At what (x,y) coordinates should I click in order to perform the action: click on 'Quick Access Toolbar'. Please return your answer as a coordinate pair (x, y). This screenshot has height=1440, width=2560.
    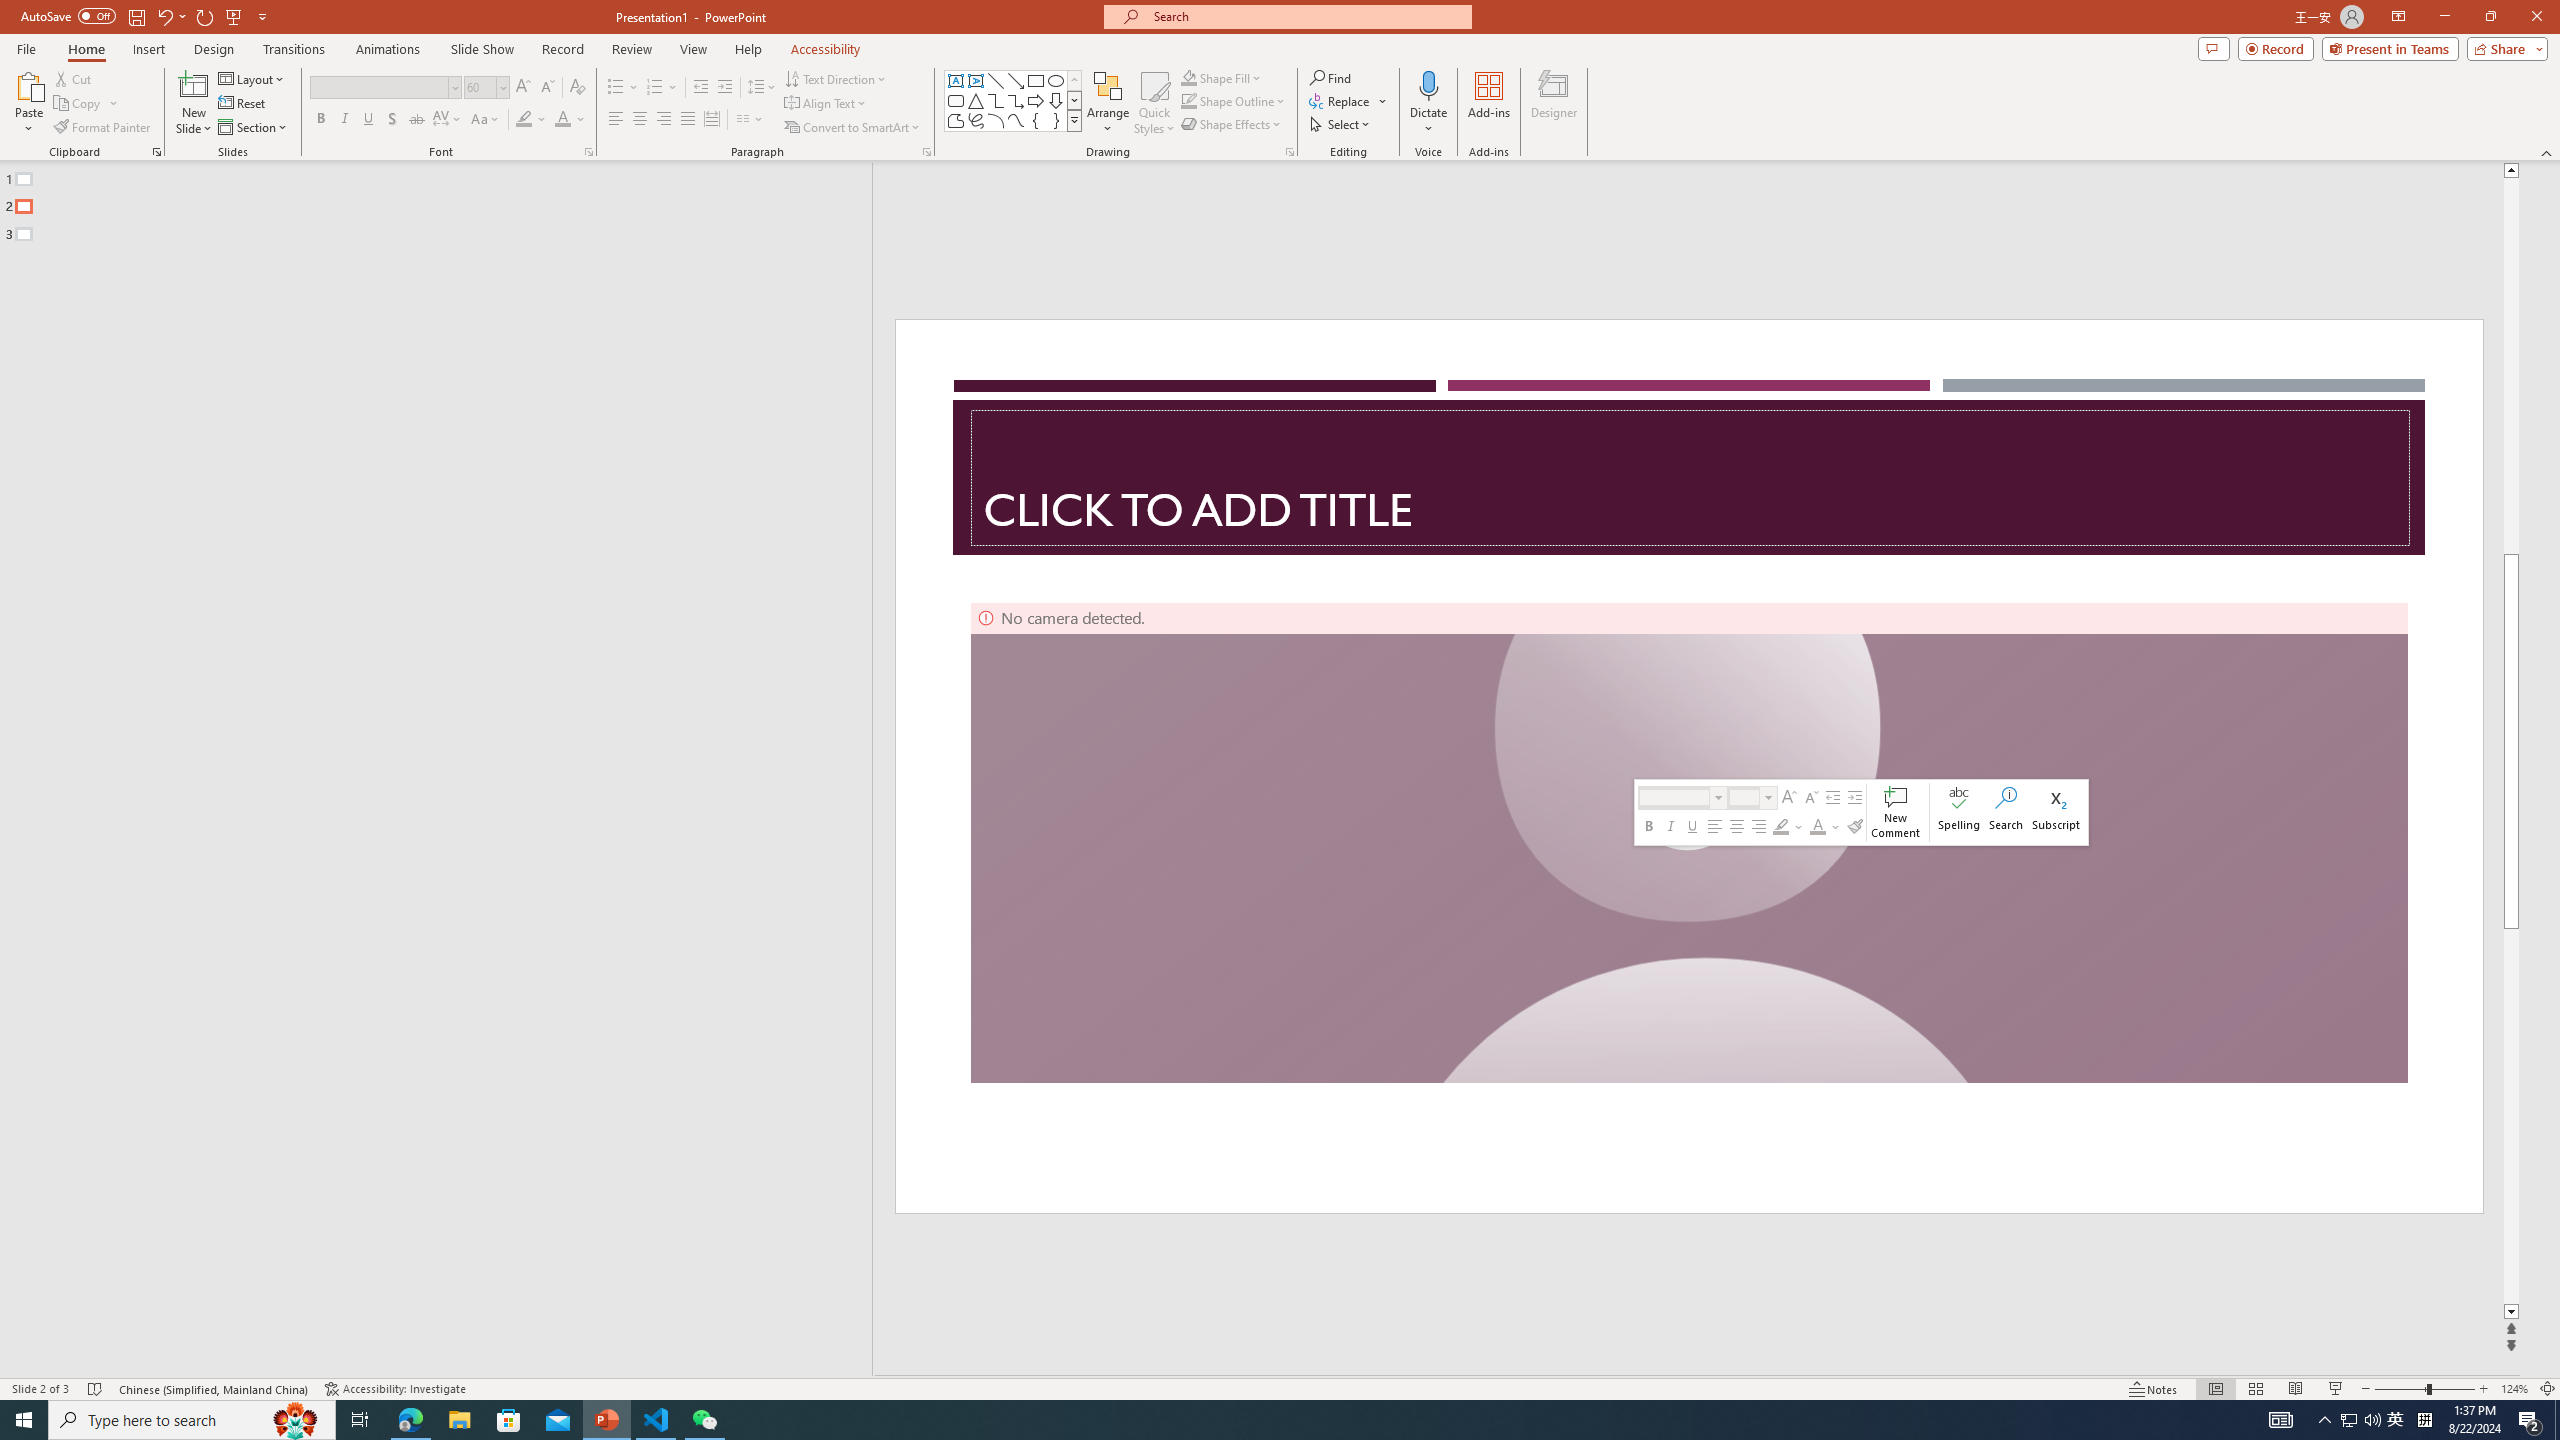
    Looking at the image, I should click on (144, 16).